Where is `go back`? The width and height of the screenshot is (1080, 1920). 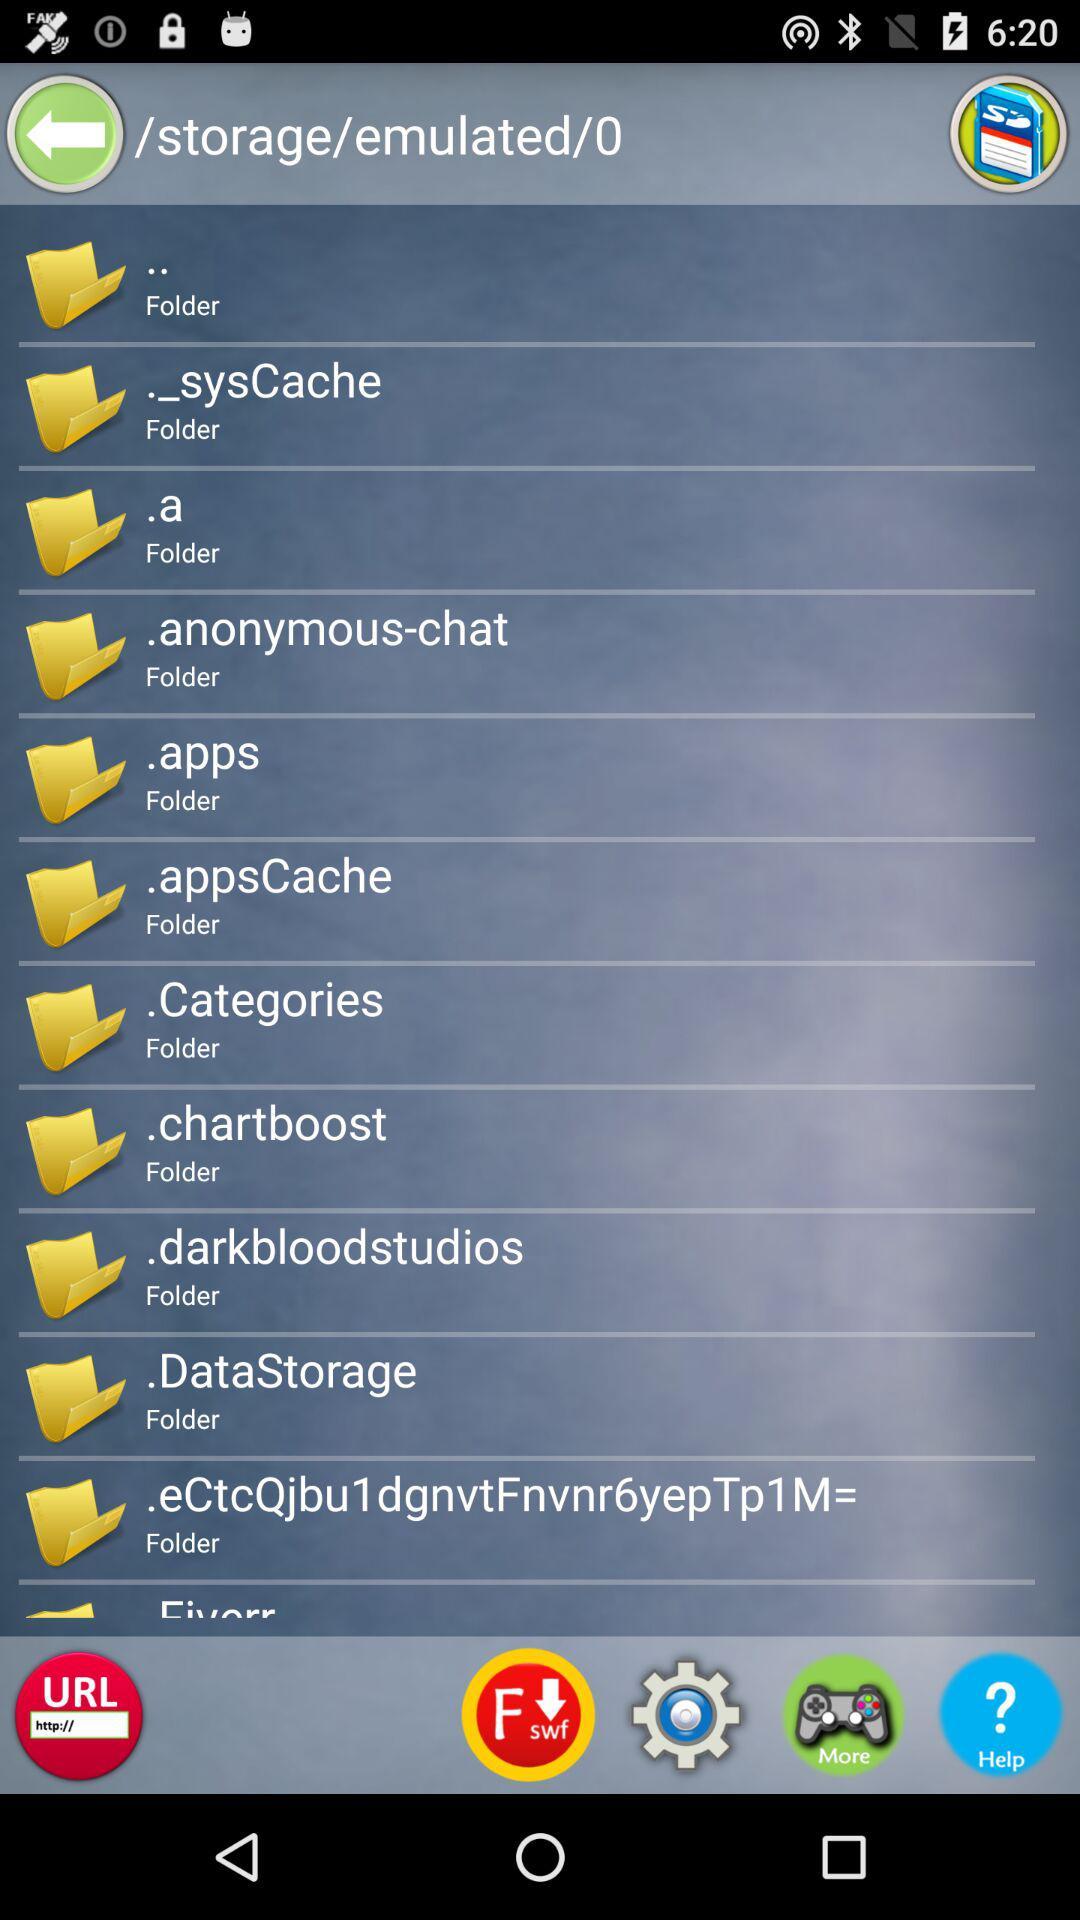
go back is located at coordinates (64, 132).